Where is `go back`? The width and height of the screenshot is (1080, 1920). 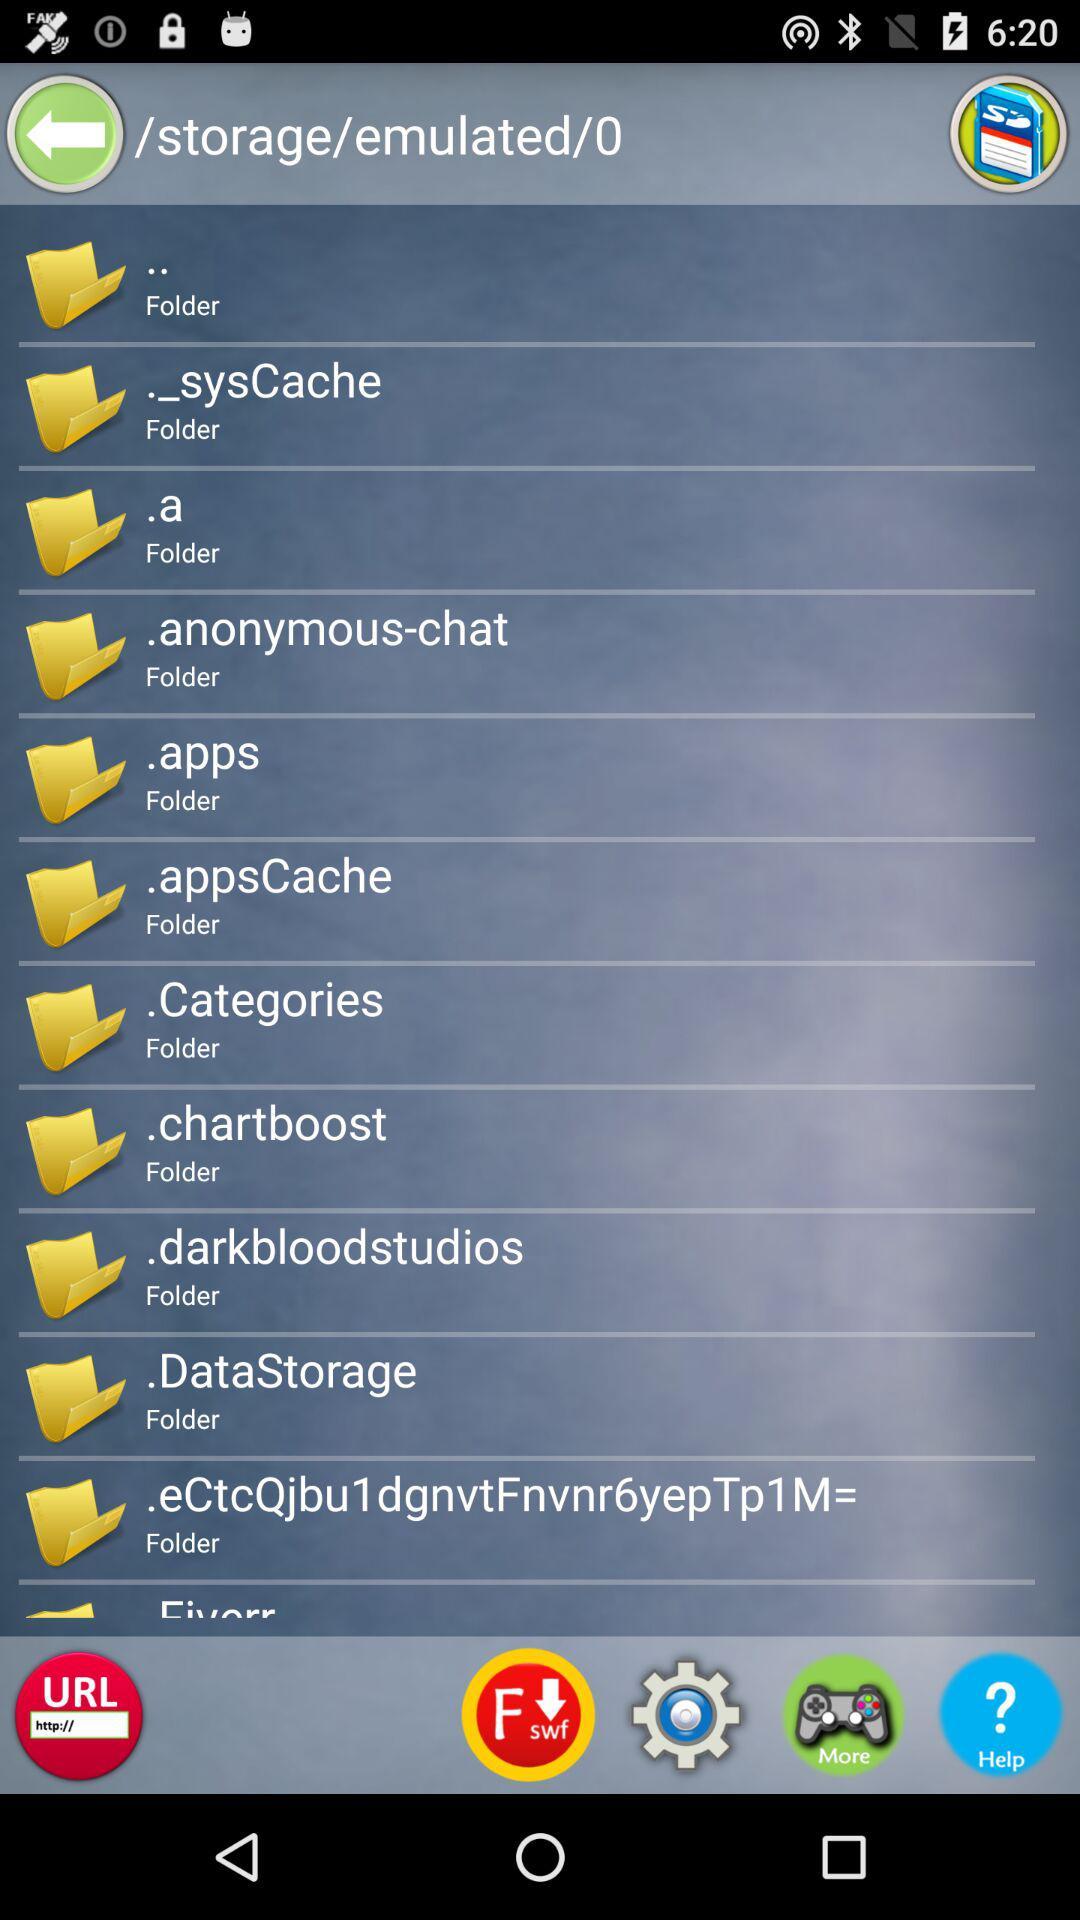
go back is located at coordinates (64, 132).